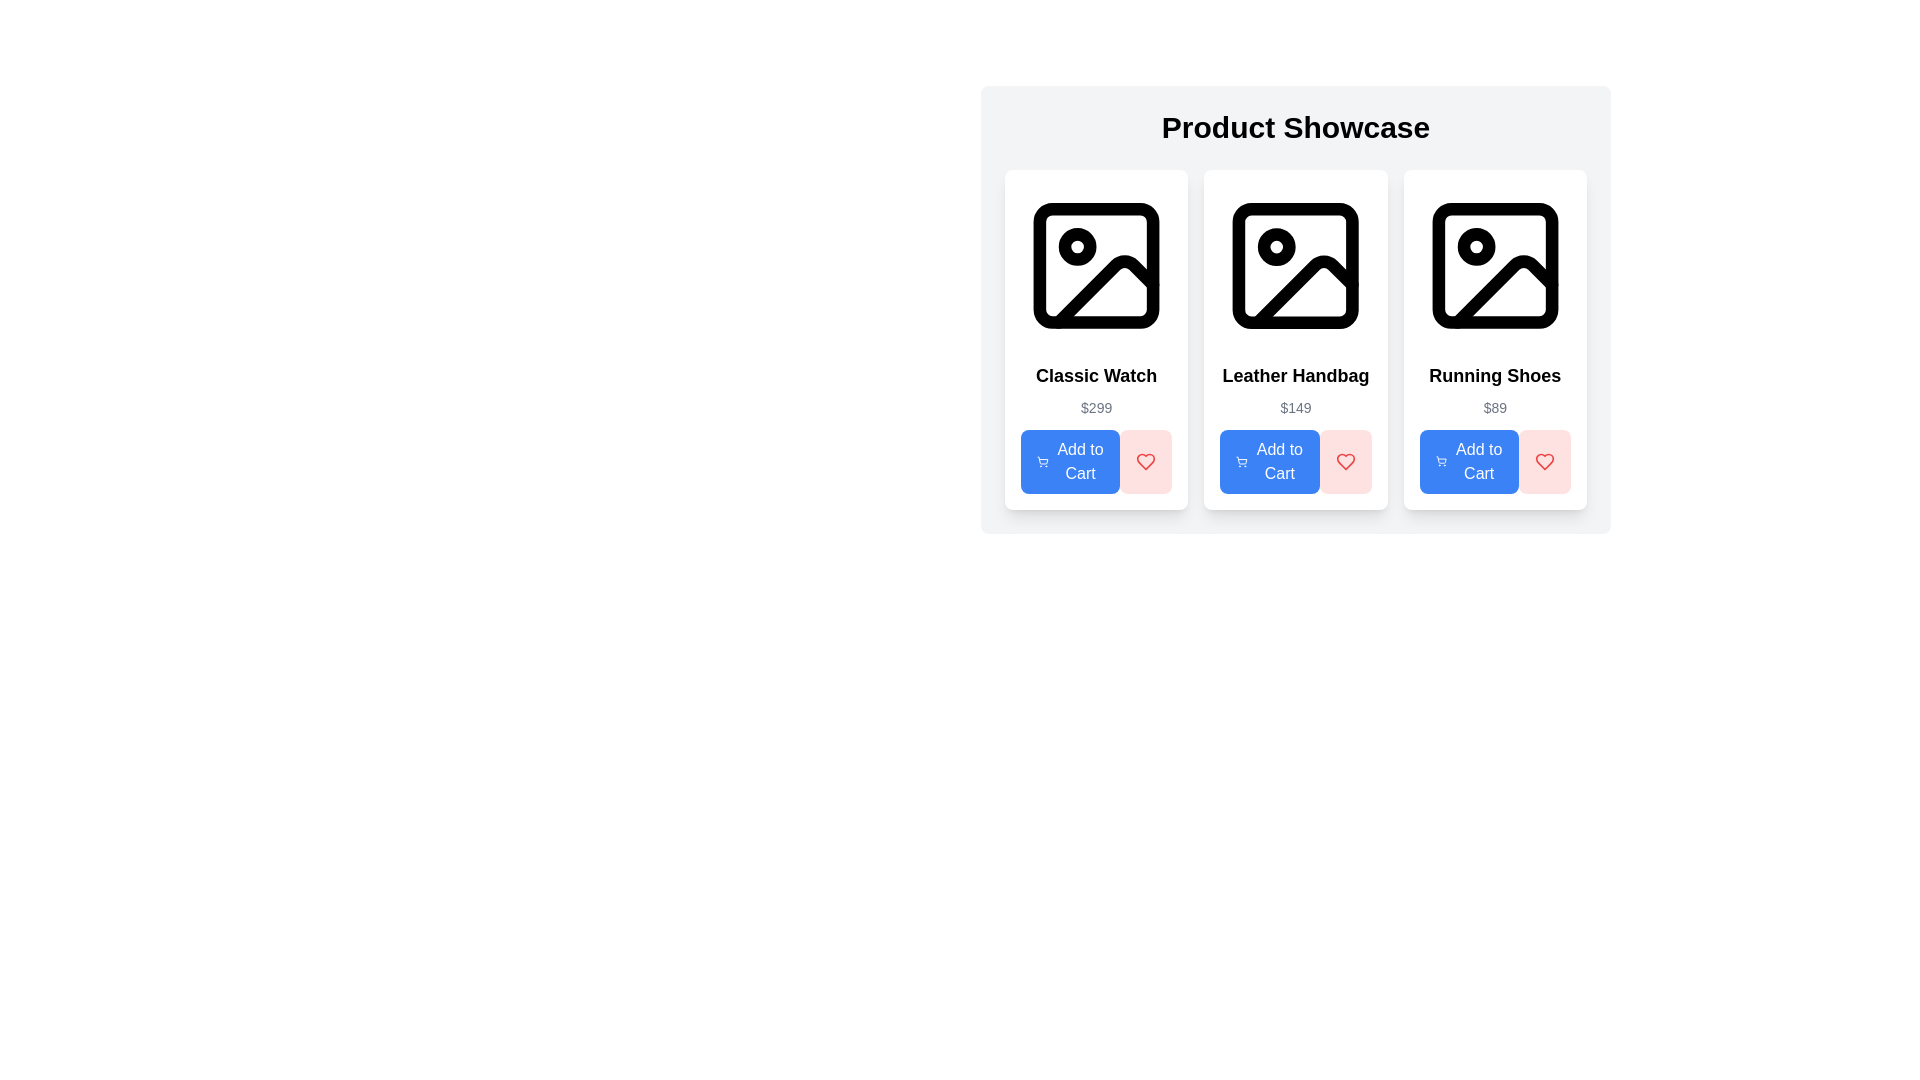 The image size is (1920, 1080). What do you see at coordinates (1146, 462) in the screenshot?
I see `the heart icon button located at the bottom-right corner of the second product card for the 'Leather Handbag' product, which serves as a favorite button` at bounding box center [1146, 462].